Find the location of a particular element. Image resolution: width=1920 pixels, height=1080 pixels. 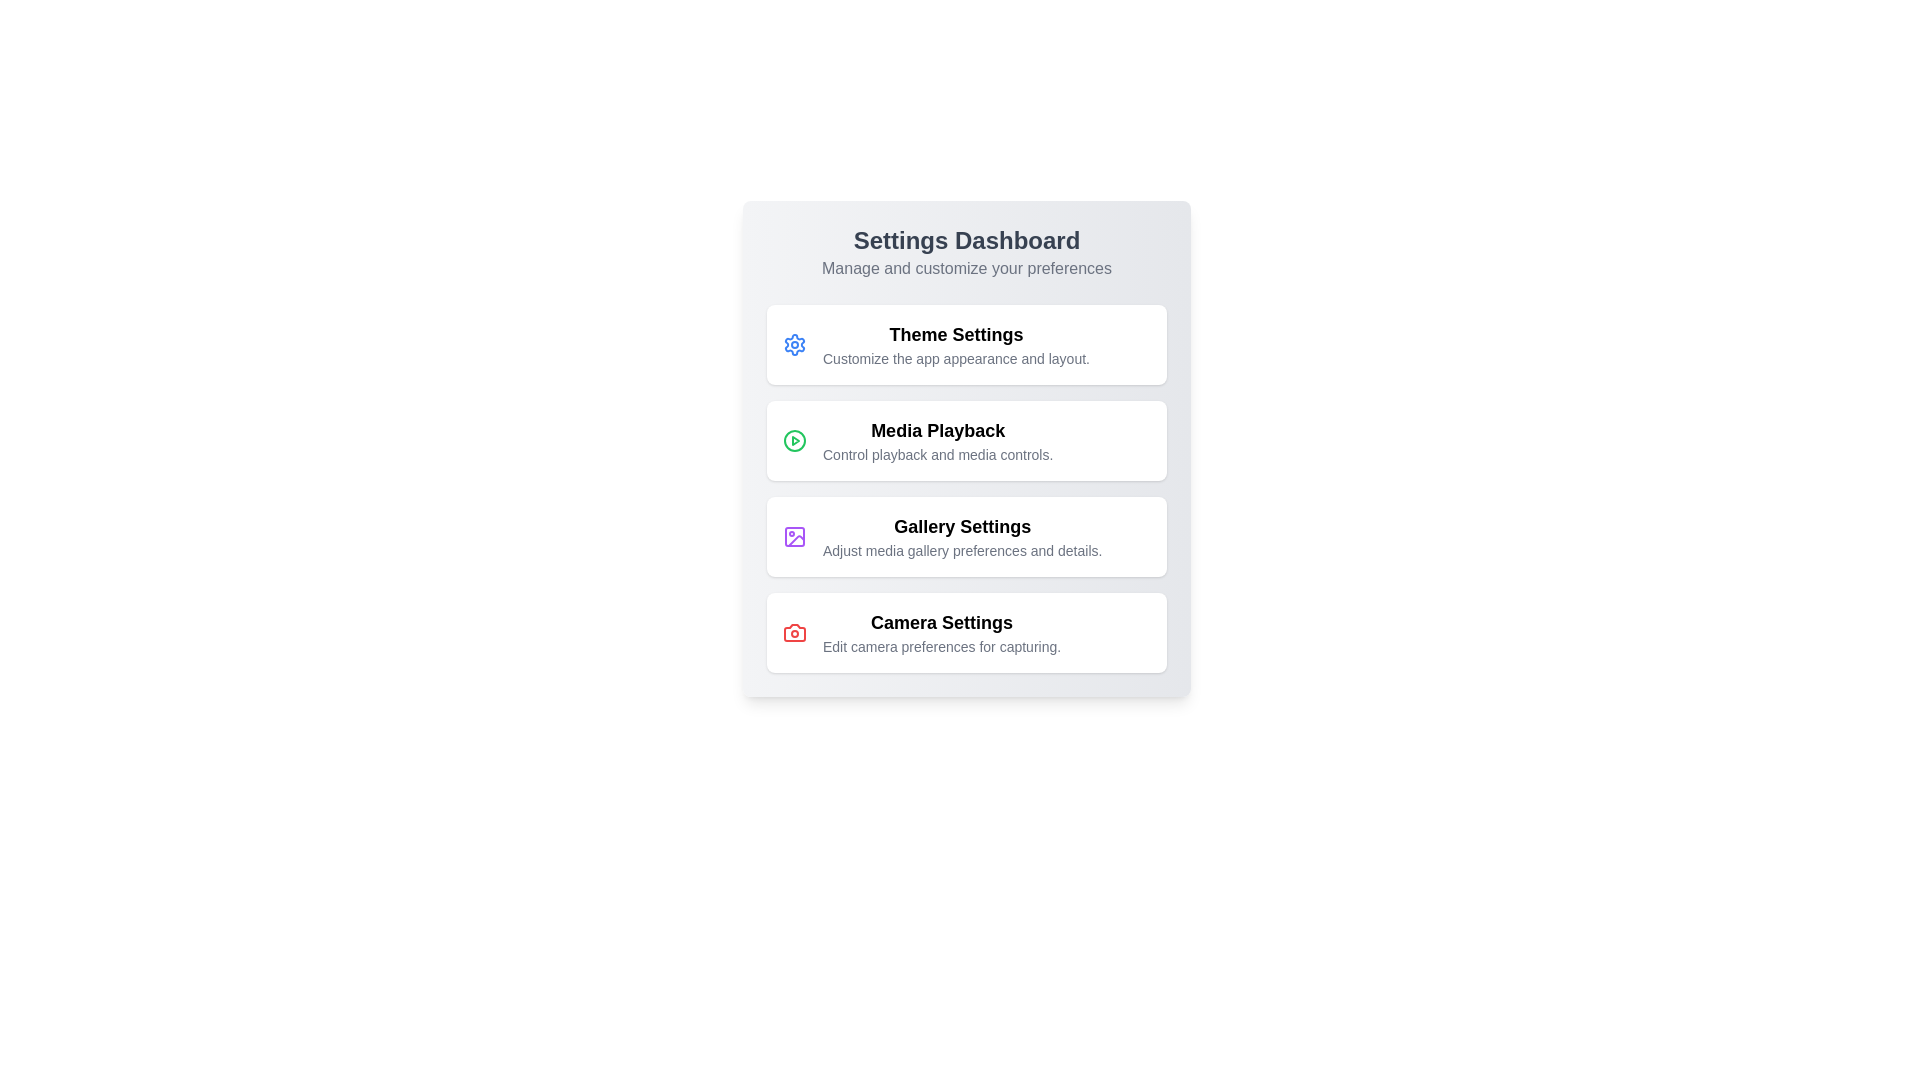

the static text label that reads 'Edit camera preferences for capturing.' located directly beneath the 'Camera Settings' title on the settings dashboard is located at coordinates (941, 647).